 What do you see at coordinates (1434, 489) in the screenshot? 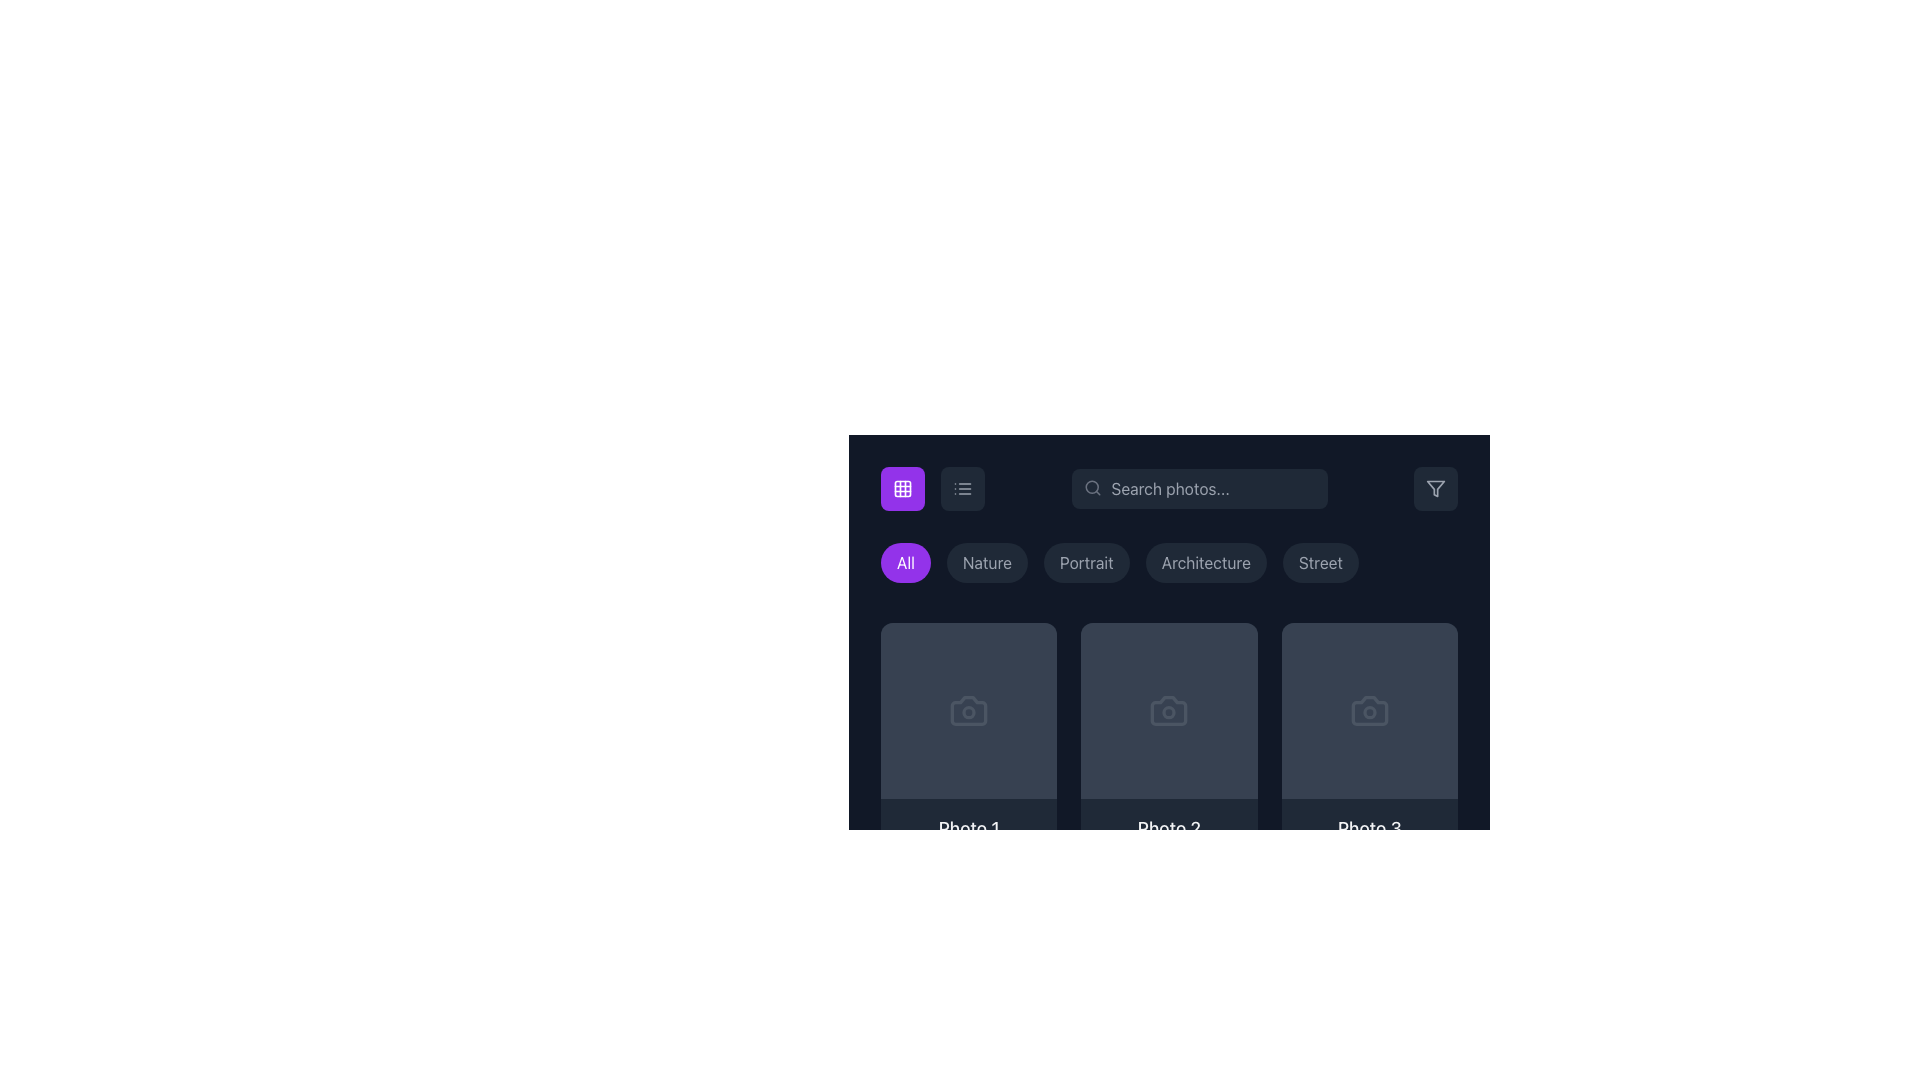
I see `the filter icon button located in the top-right corner of the interface` at bounding box center [1434, 489].